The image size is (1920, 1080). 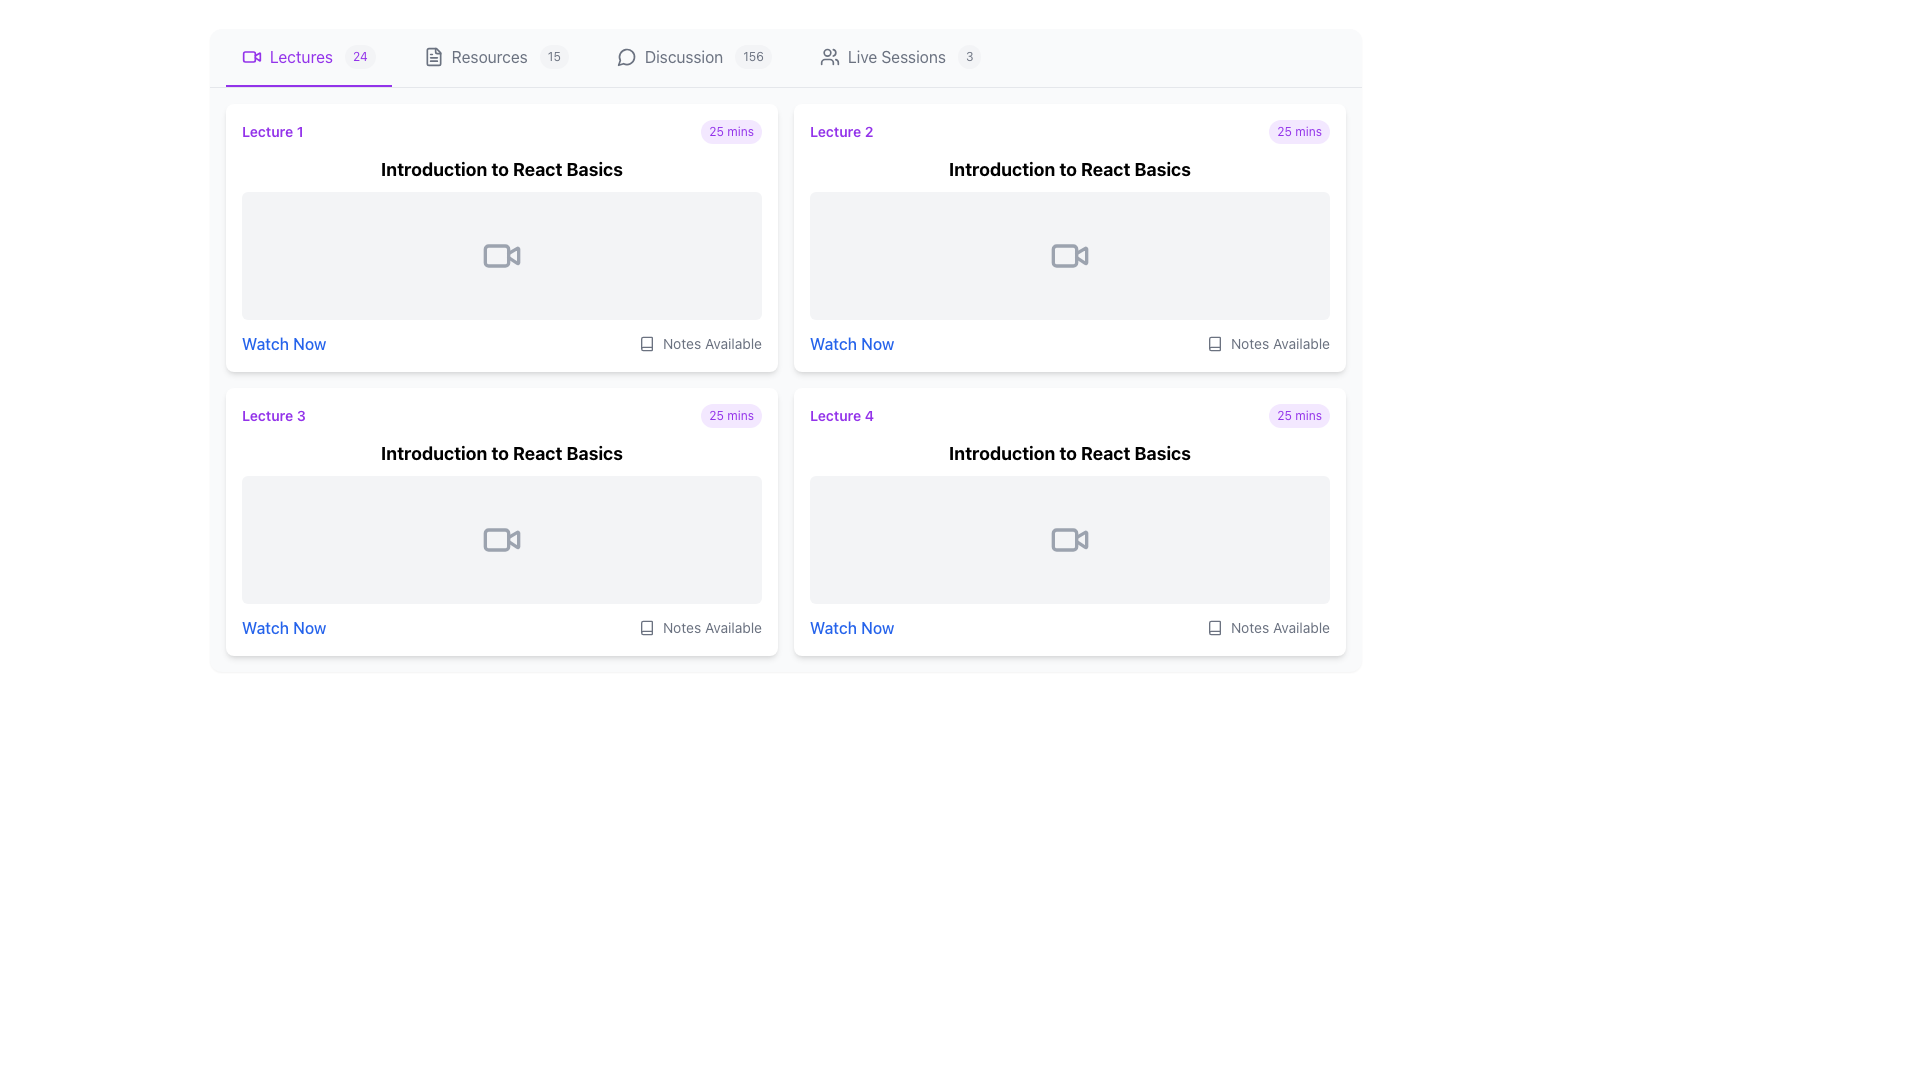 What do you see at coordinates (1069, 454) in the screenshot?
I see `the static text element displaying 'Introduction to React Basics', which is located centrally under the lecture number and duration in the fourth lecture card` at bounding box center [1069, 454].